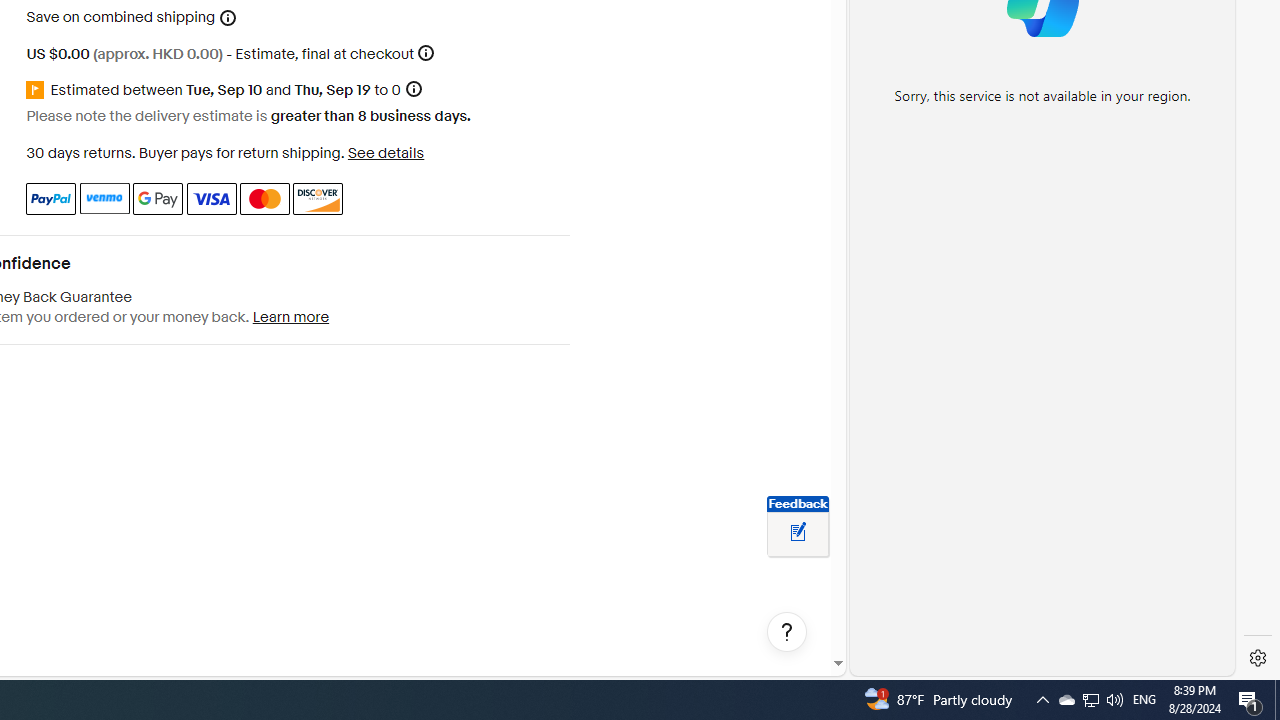  I want to click on 'Delivery alert flag', so click(38, 90).